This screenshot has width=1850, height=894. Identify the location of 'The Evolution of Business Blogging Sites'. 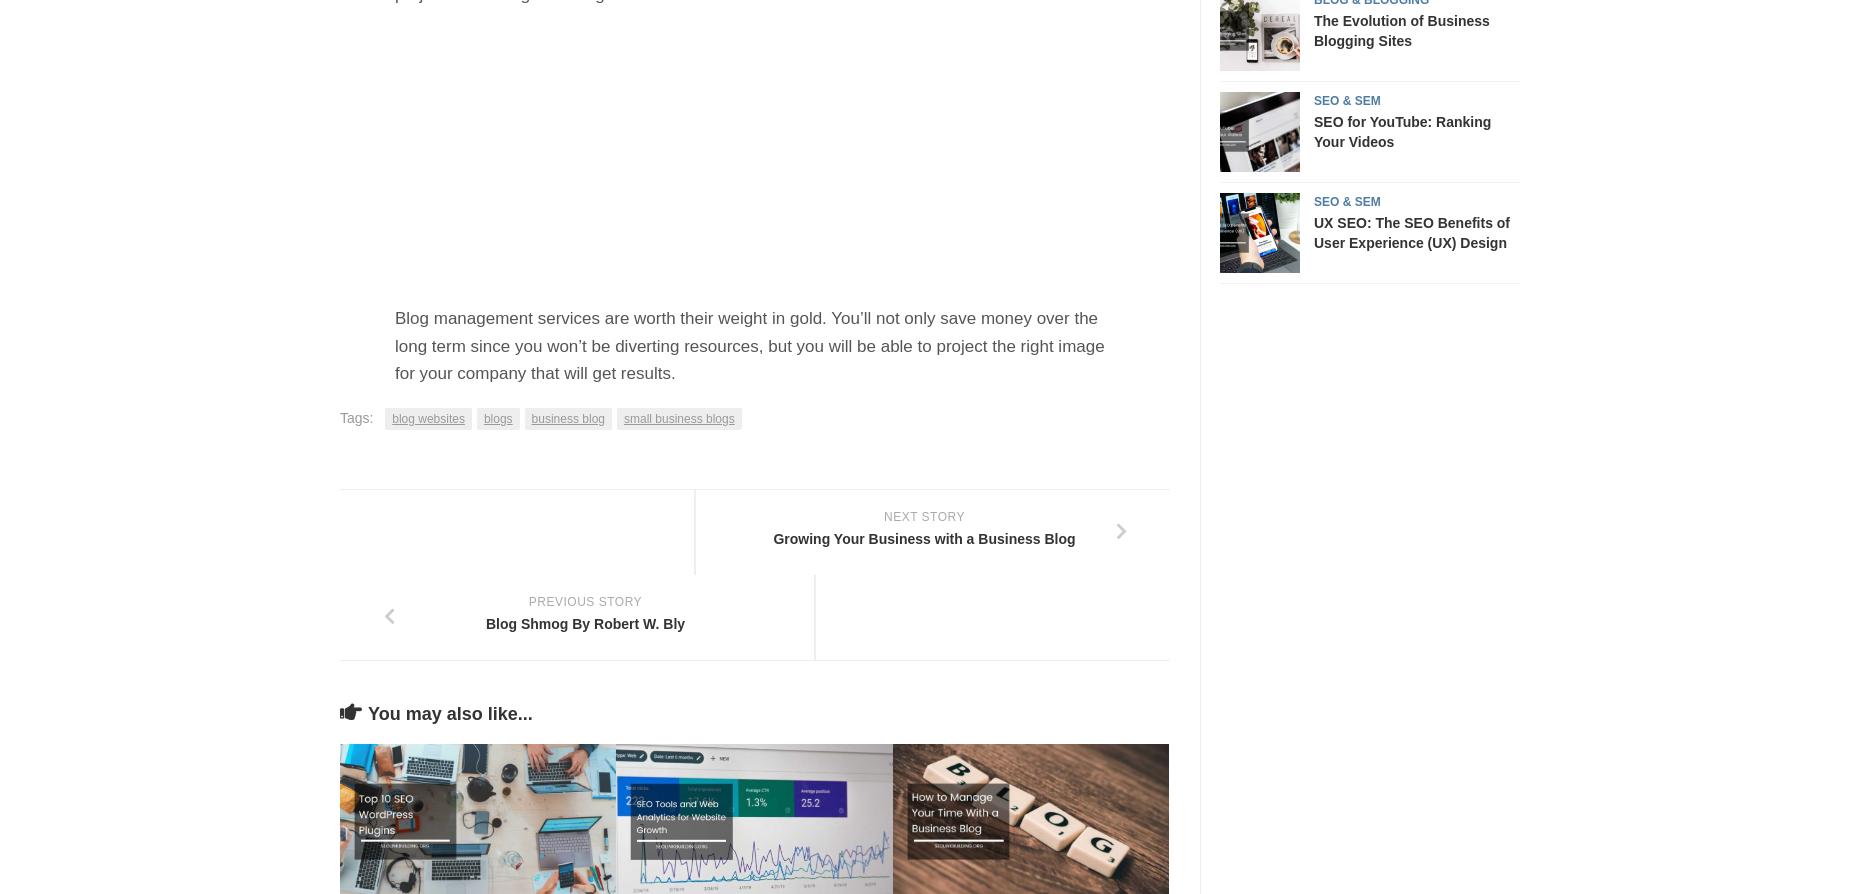
(1401, 30).